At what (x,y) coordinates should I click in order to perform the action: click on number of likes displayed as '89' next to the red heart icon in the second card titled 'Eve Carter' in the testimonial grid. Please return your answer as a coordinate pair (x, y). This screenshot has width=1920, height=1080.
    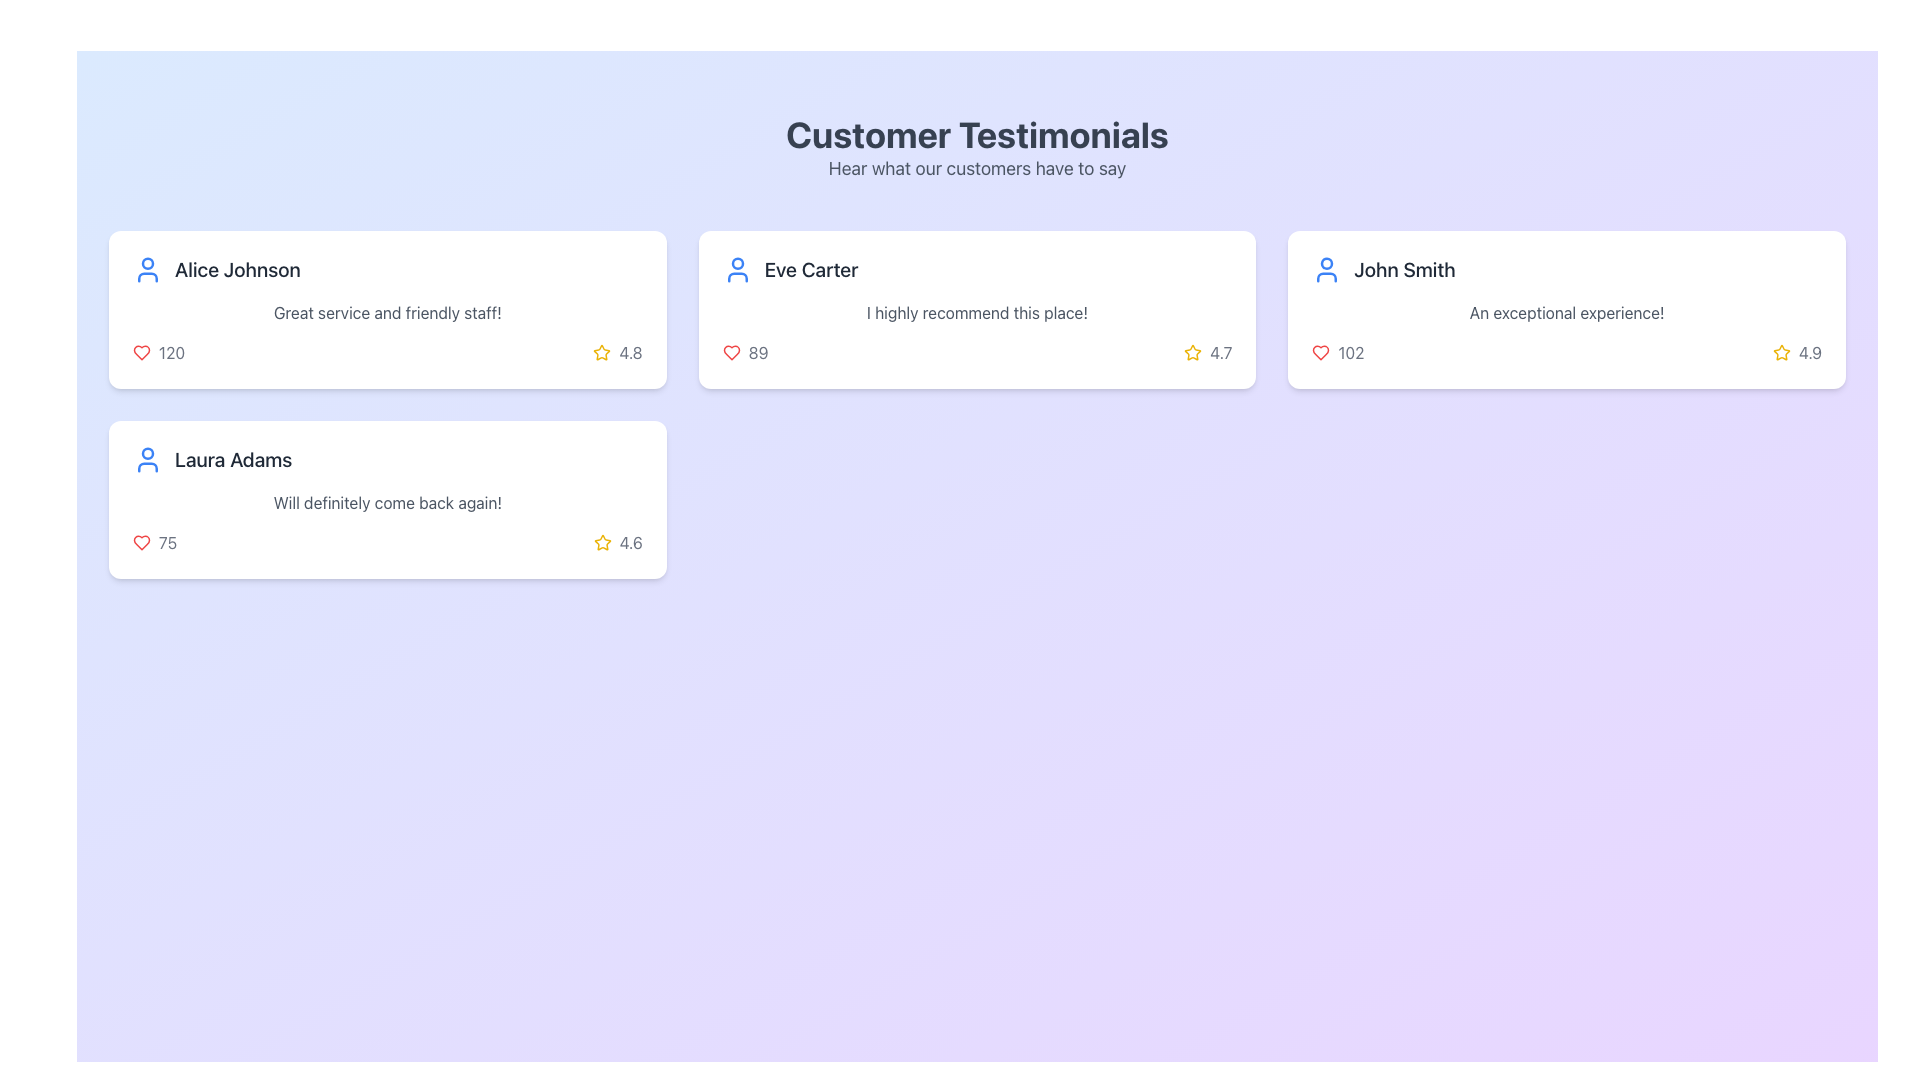
    Looking at the image, I should click on (744, 352).